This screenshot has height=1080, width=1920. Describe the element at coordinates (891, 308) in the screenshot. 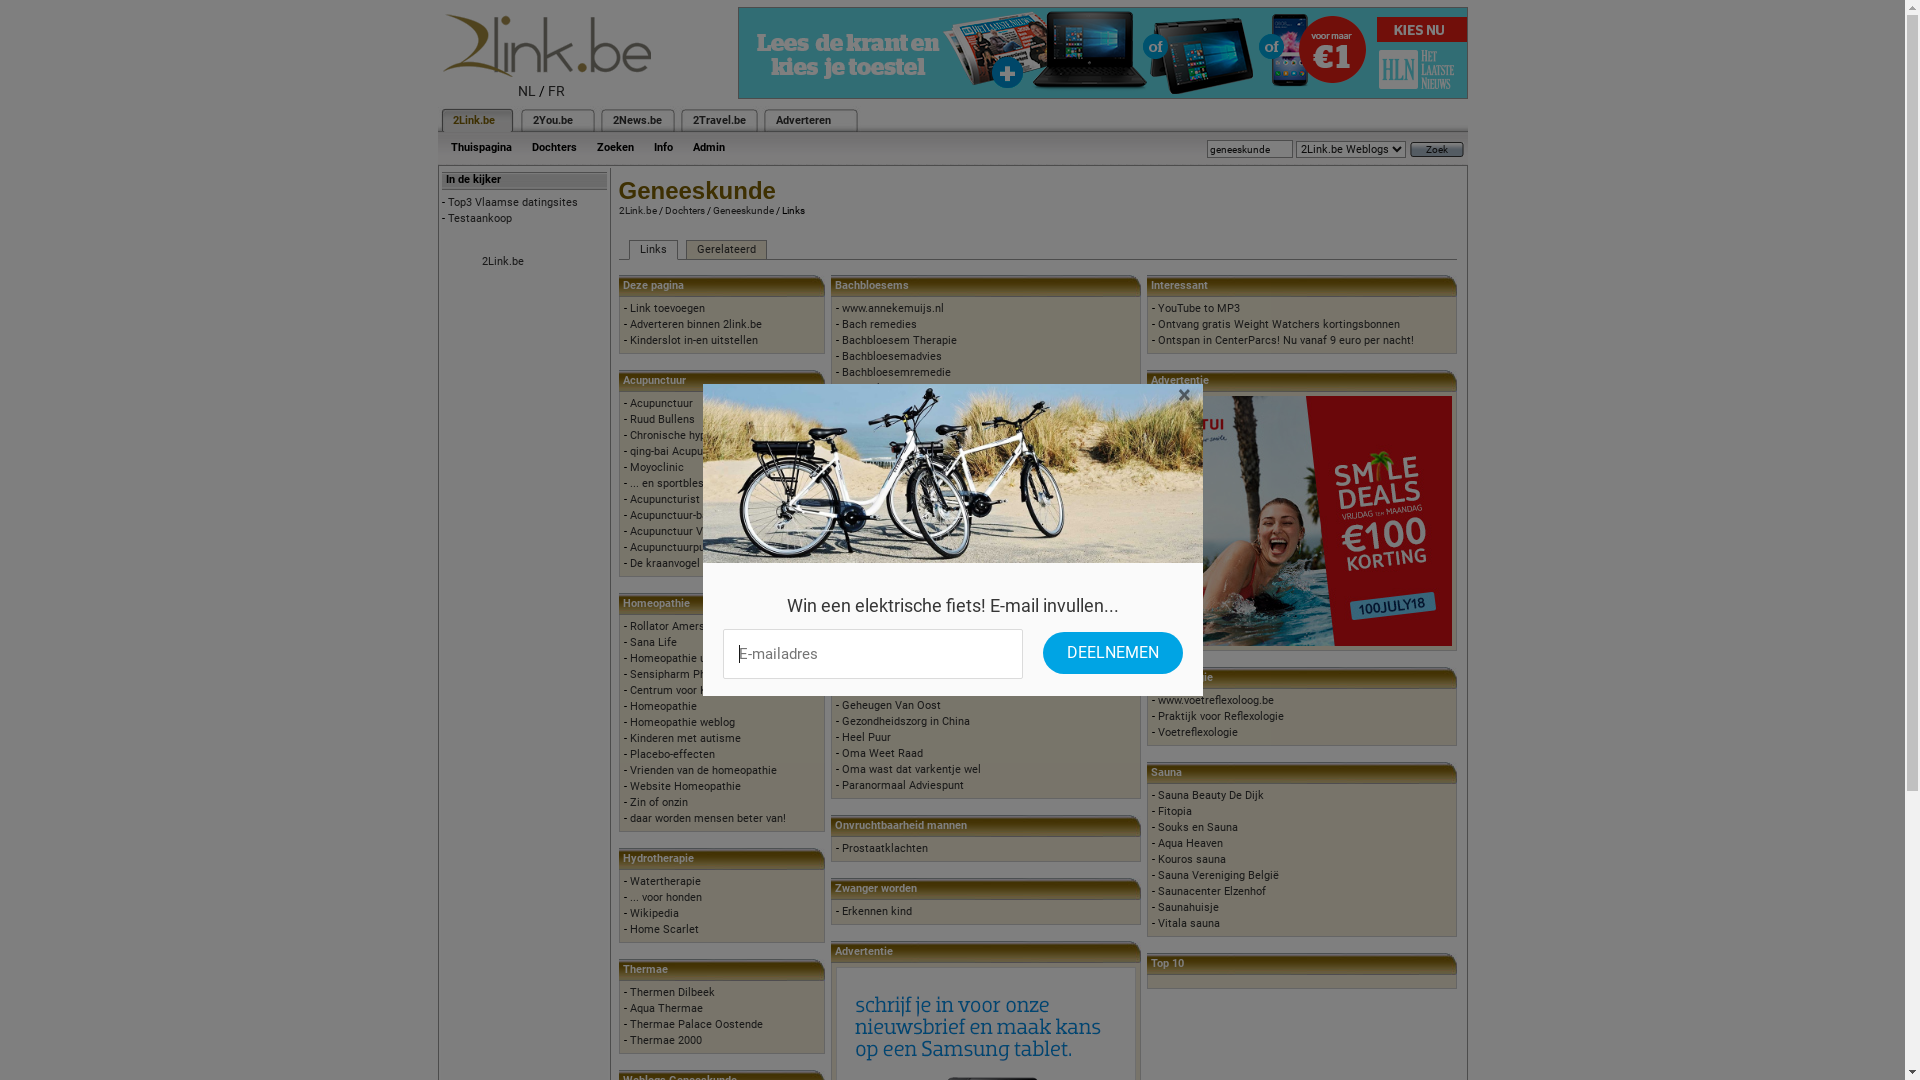

I see `'www.annekemuijs.nl'` at that location.